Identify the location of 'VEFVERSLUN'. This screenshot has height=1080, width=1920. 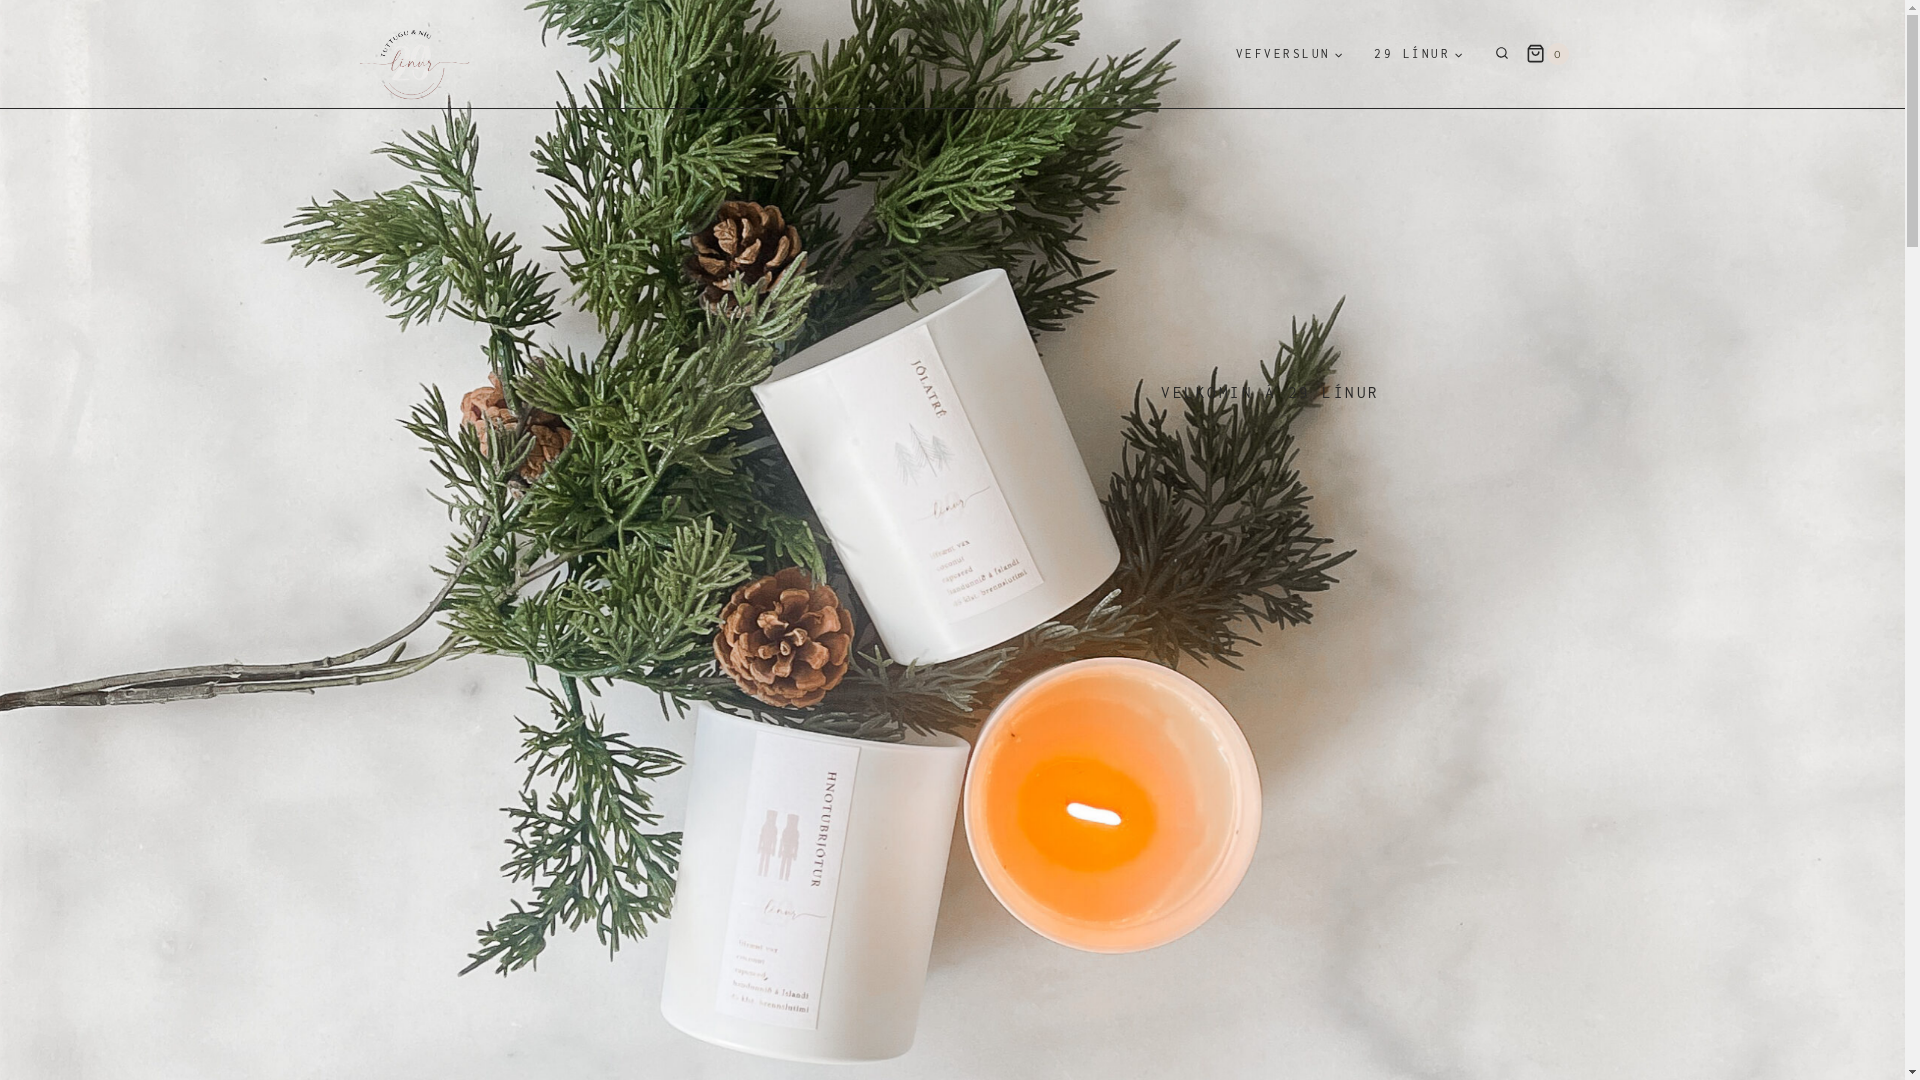
(1289, 53).